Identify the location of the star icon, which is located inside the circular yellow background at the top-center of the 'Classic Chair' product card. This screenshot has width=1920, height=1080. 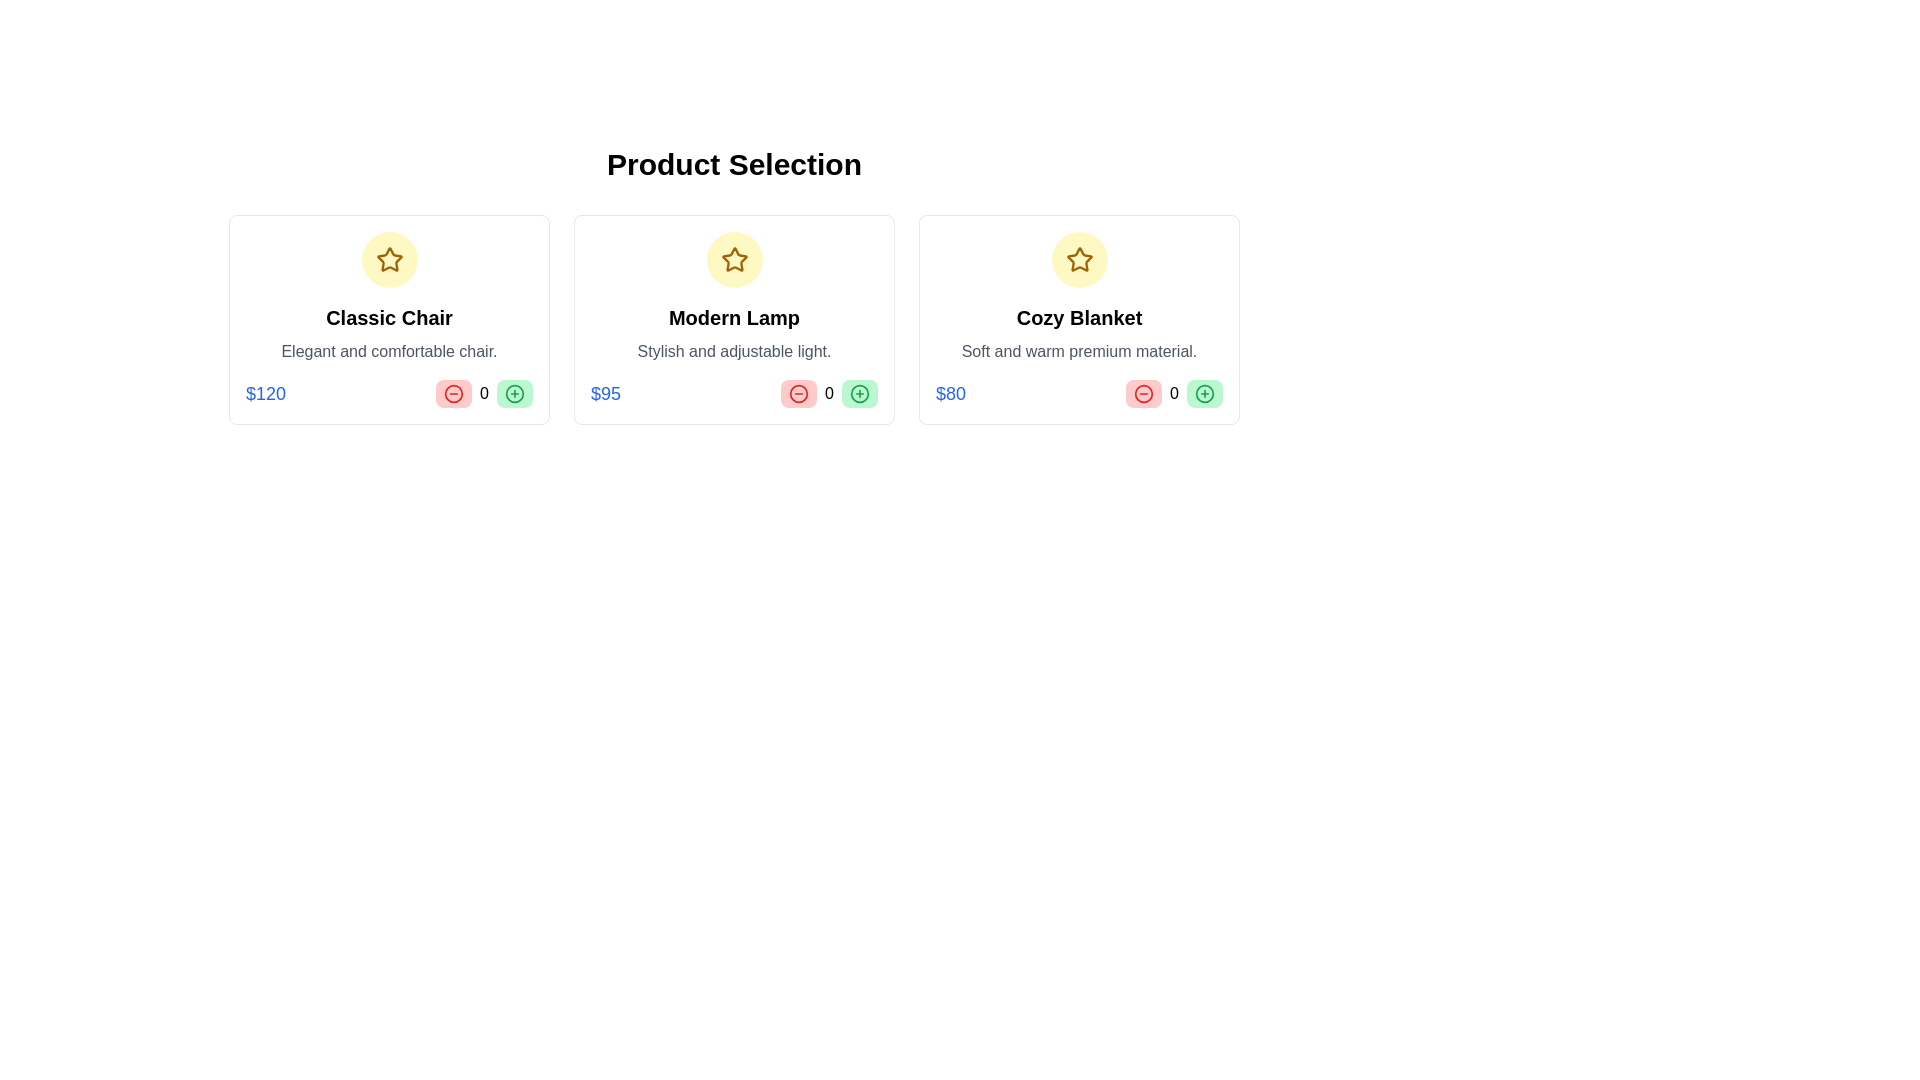
(389, 258).